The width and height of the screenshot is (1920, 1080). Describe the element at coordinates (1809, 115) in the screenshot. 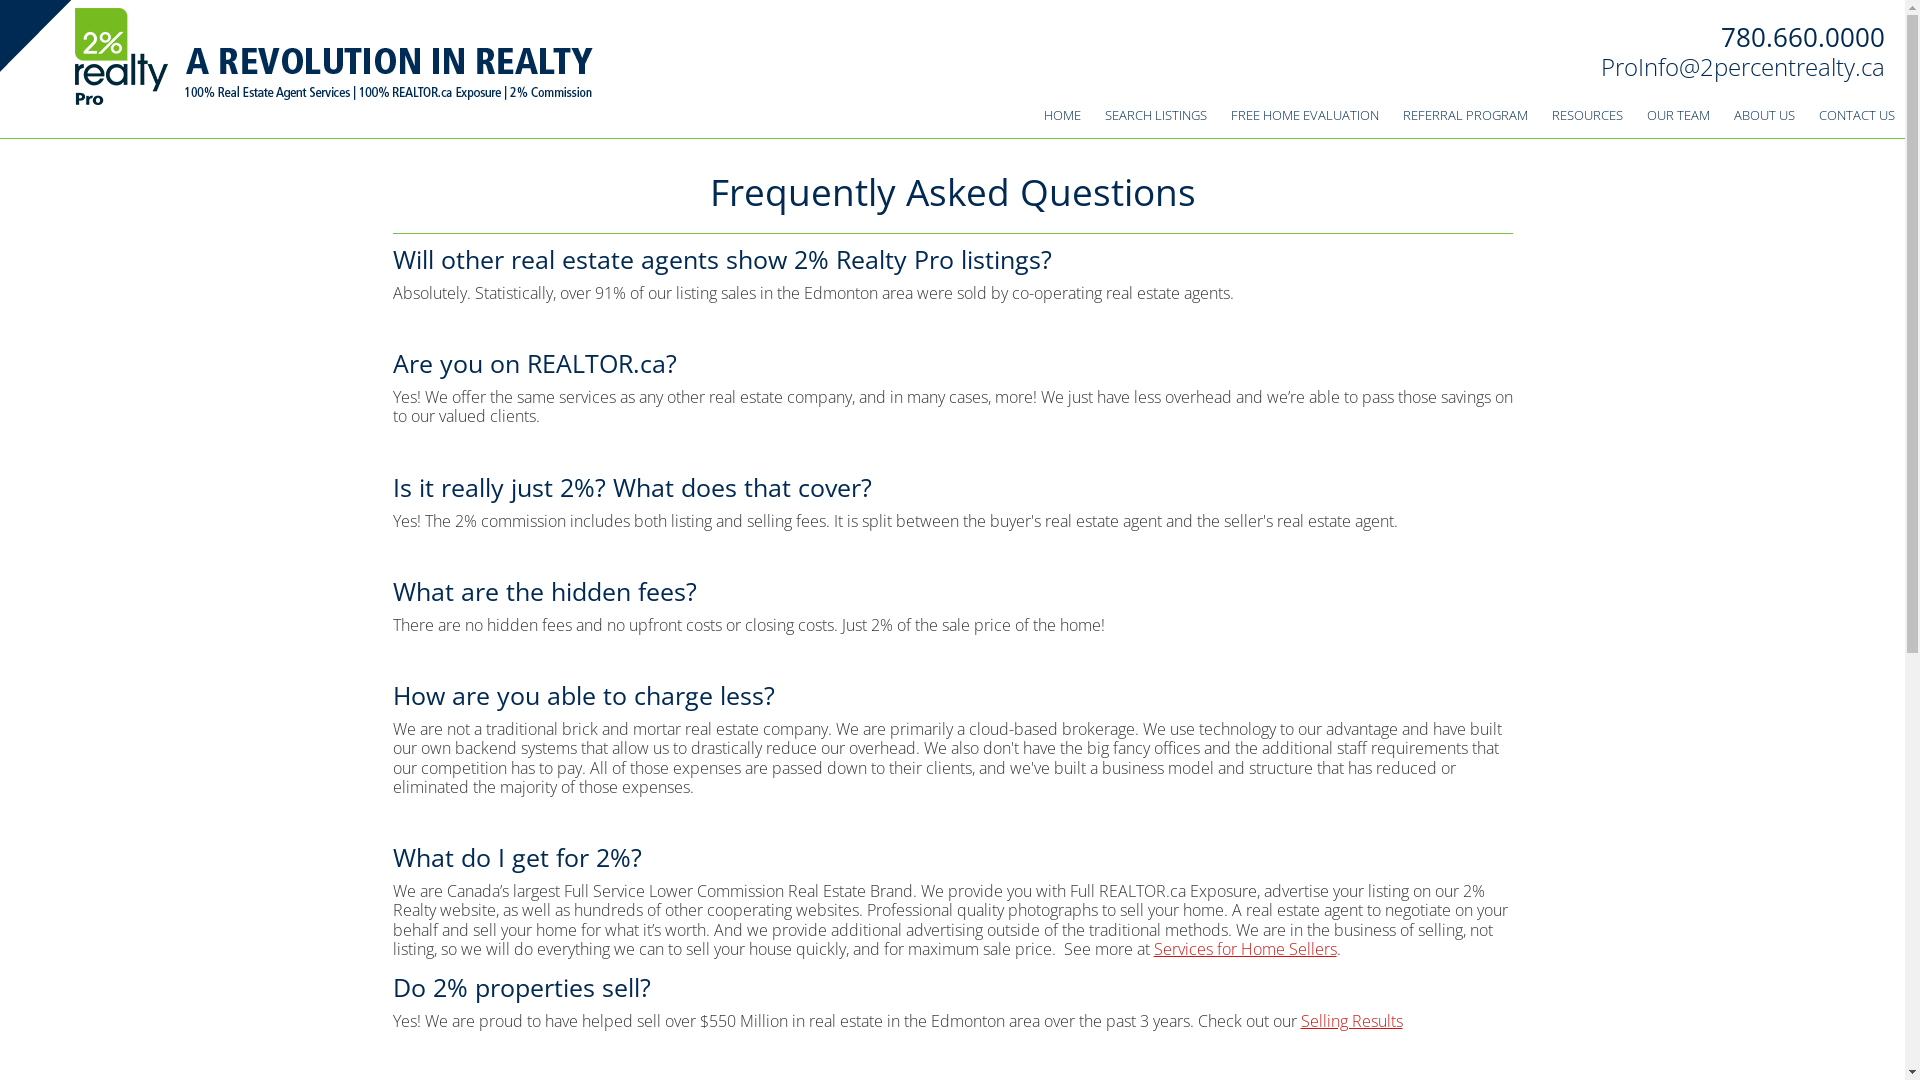

I see `'CONTACT US'` at that location.